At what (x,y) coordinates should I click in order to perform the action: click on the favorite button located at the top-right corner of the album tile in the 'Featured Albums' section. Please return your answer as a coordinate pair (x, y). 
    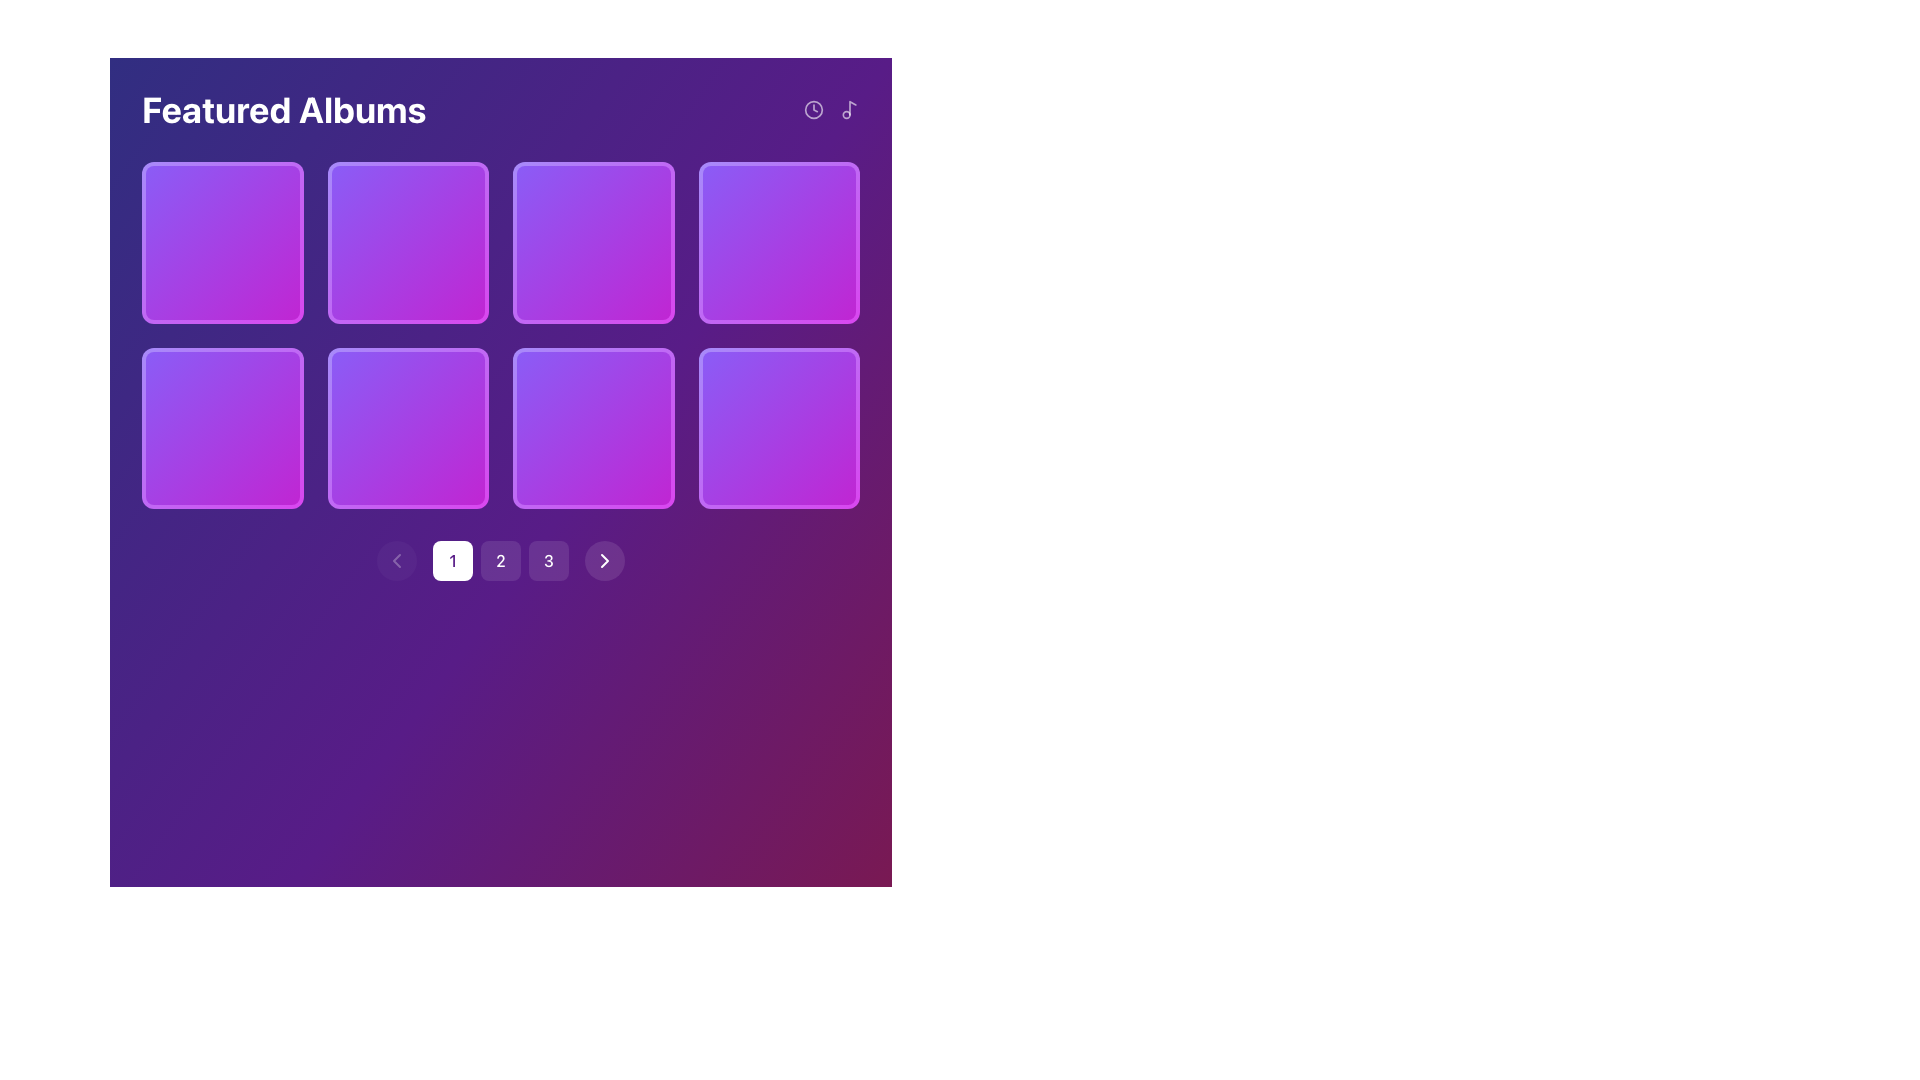
    Looking at the image, I should click on (821, 200).